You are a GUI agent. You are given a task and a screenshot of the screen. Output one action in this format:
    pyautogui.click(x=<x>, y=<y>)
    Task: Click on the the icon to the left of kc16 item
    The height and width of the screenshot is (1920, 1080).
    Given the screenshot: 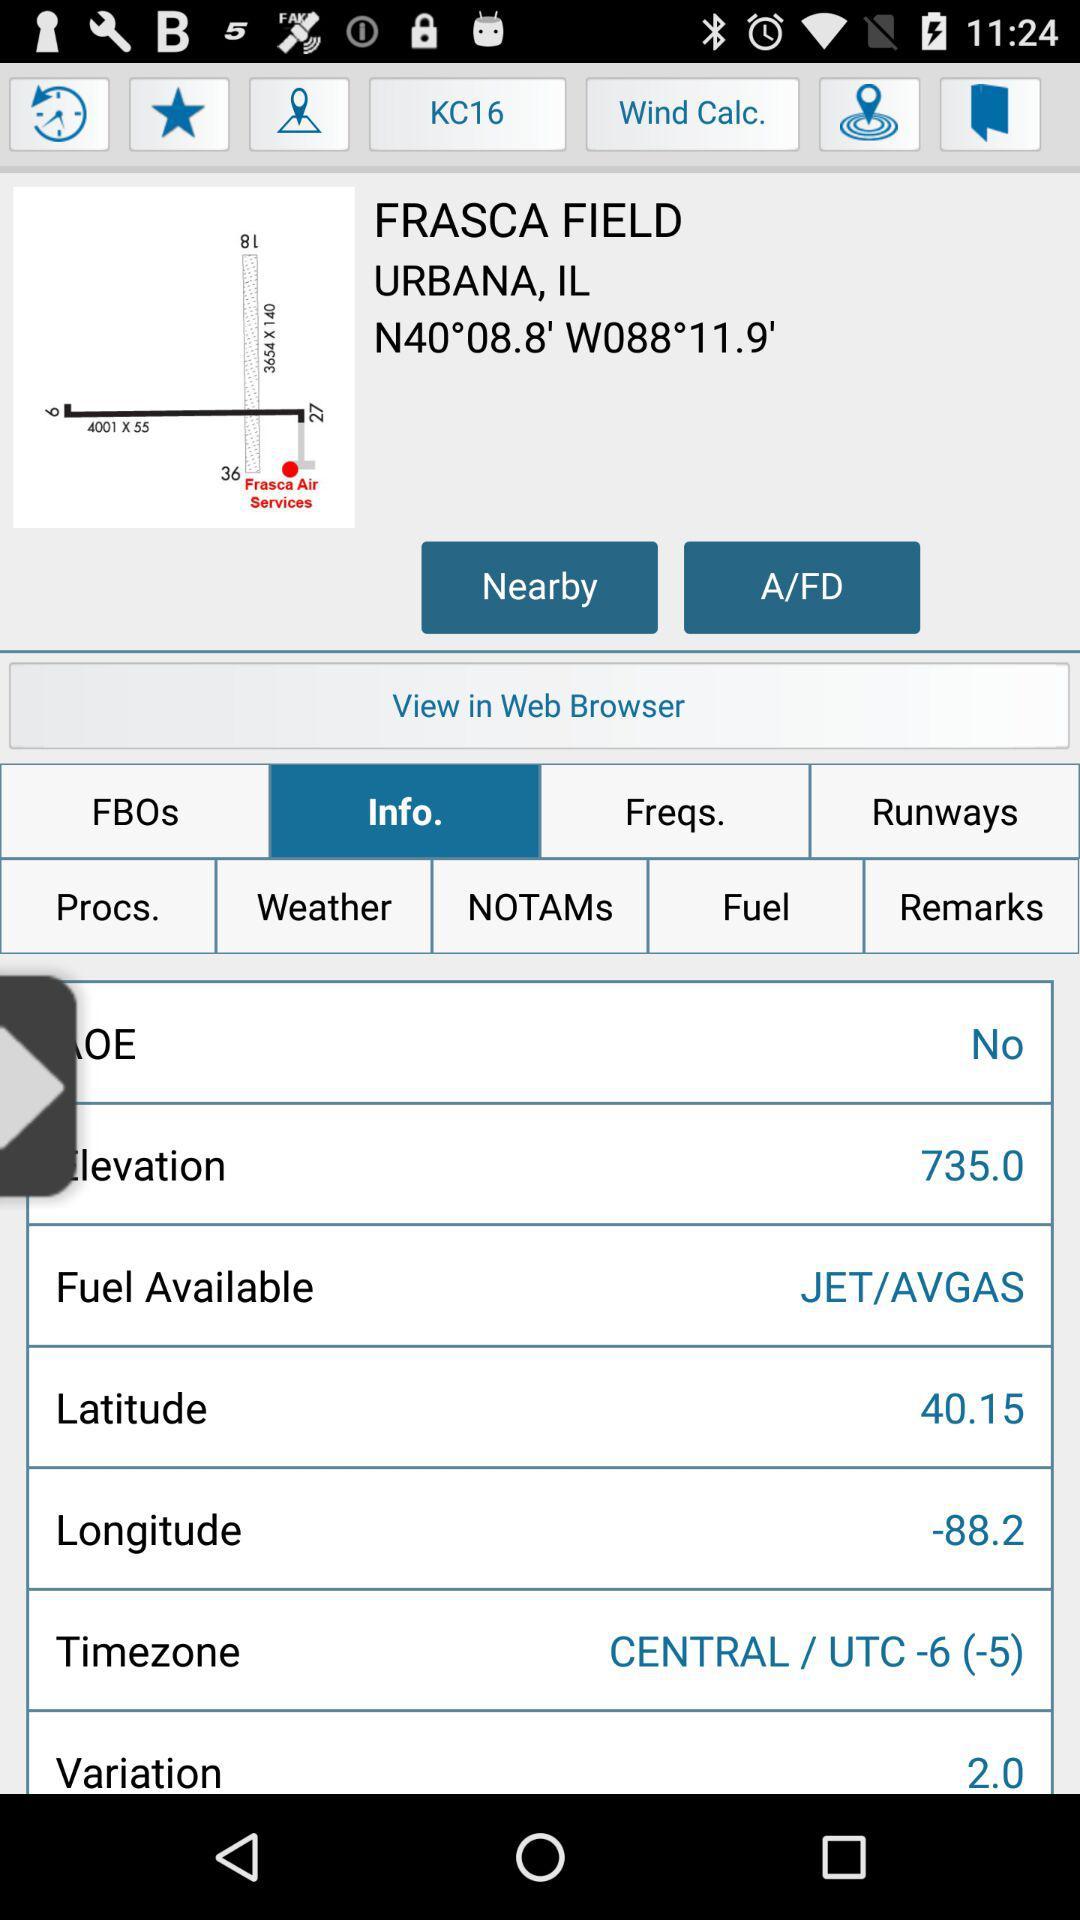 What is the action you would take?
    pyautogui.click(x=300, y=118)
    